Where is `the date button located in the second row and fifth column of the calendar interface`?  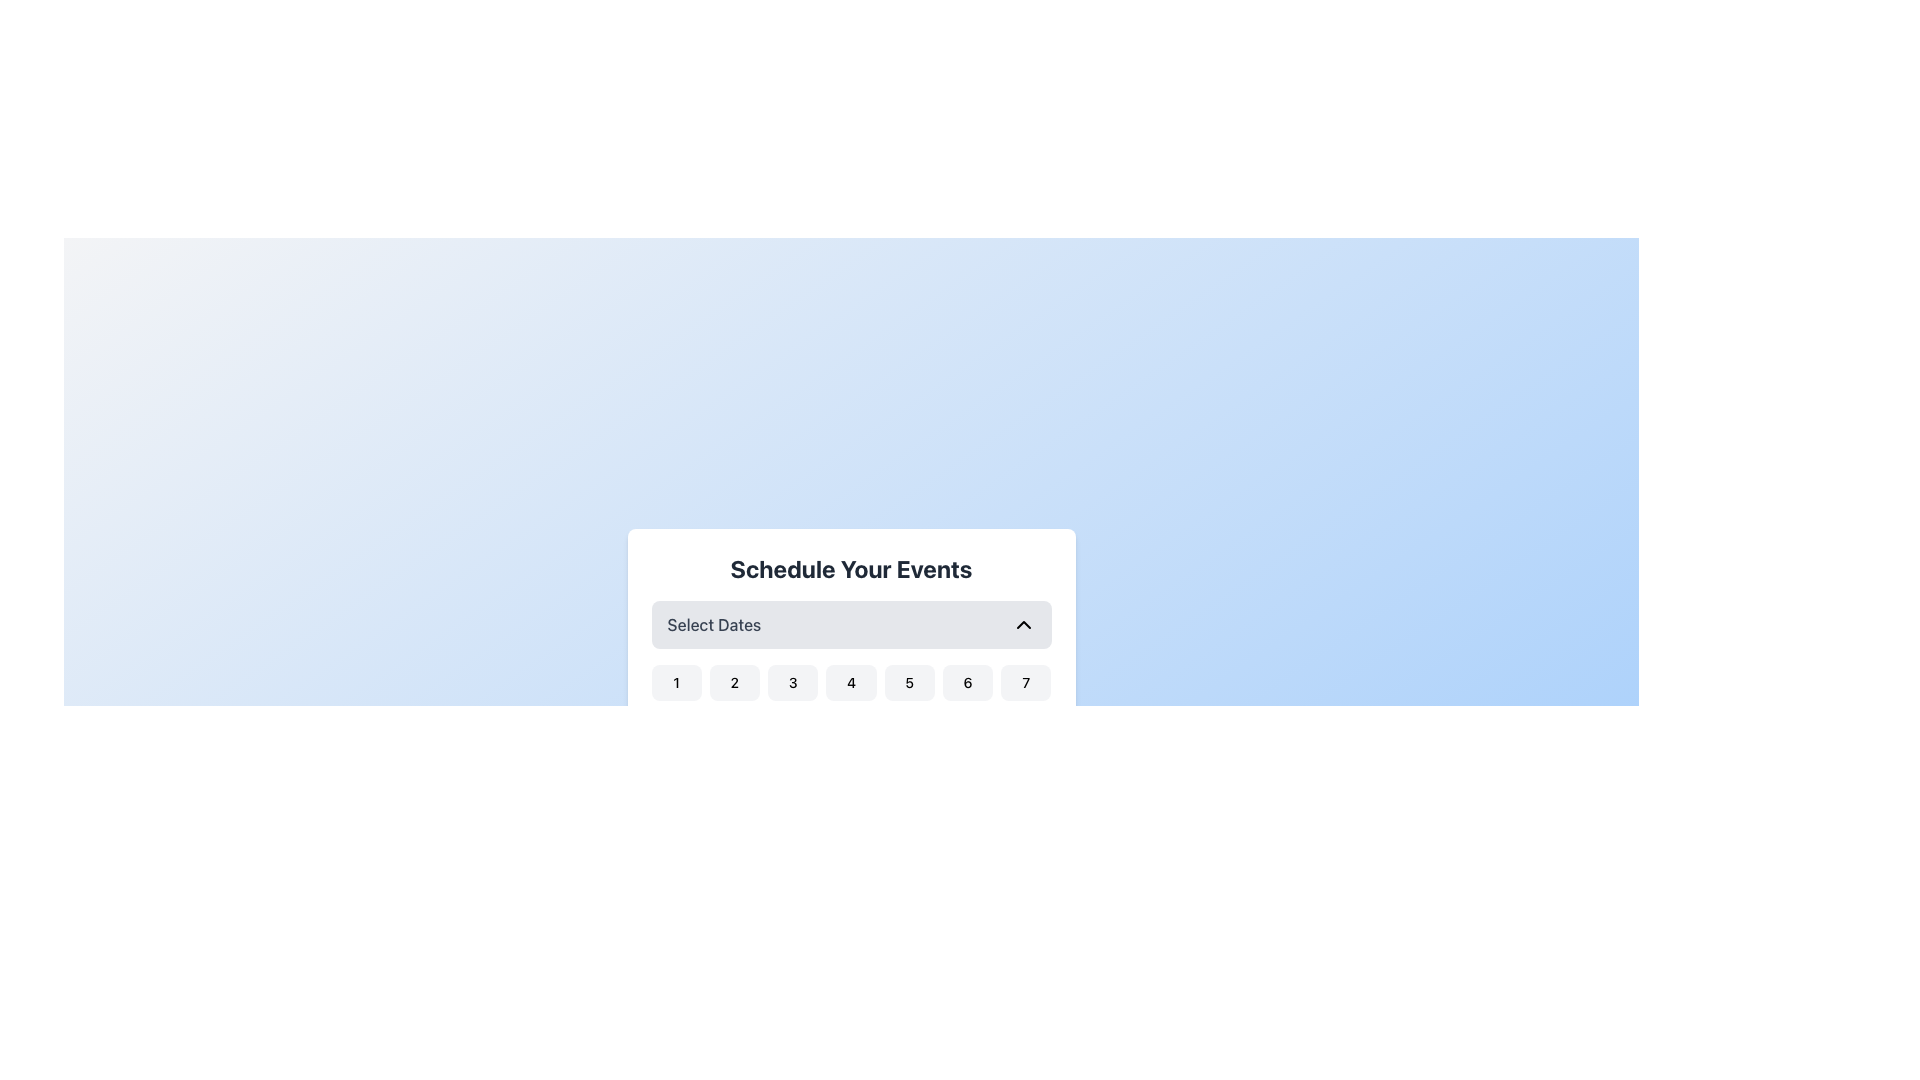
the date button located in the second row and fifth column of the calendar interface is located at coordinates (908, 727).